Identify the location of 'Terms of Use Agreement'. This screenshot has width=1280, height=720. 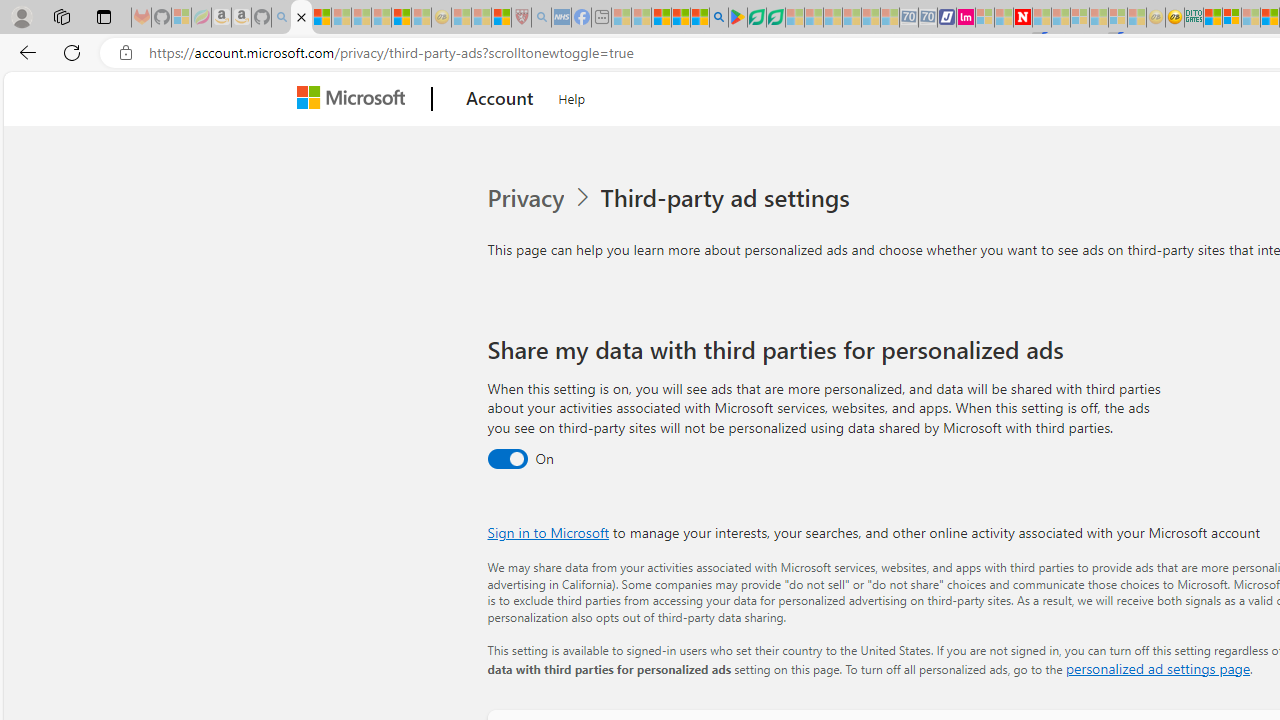
(755, 17).